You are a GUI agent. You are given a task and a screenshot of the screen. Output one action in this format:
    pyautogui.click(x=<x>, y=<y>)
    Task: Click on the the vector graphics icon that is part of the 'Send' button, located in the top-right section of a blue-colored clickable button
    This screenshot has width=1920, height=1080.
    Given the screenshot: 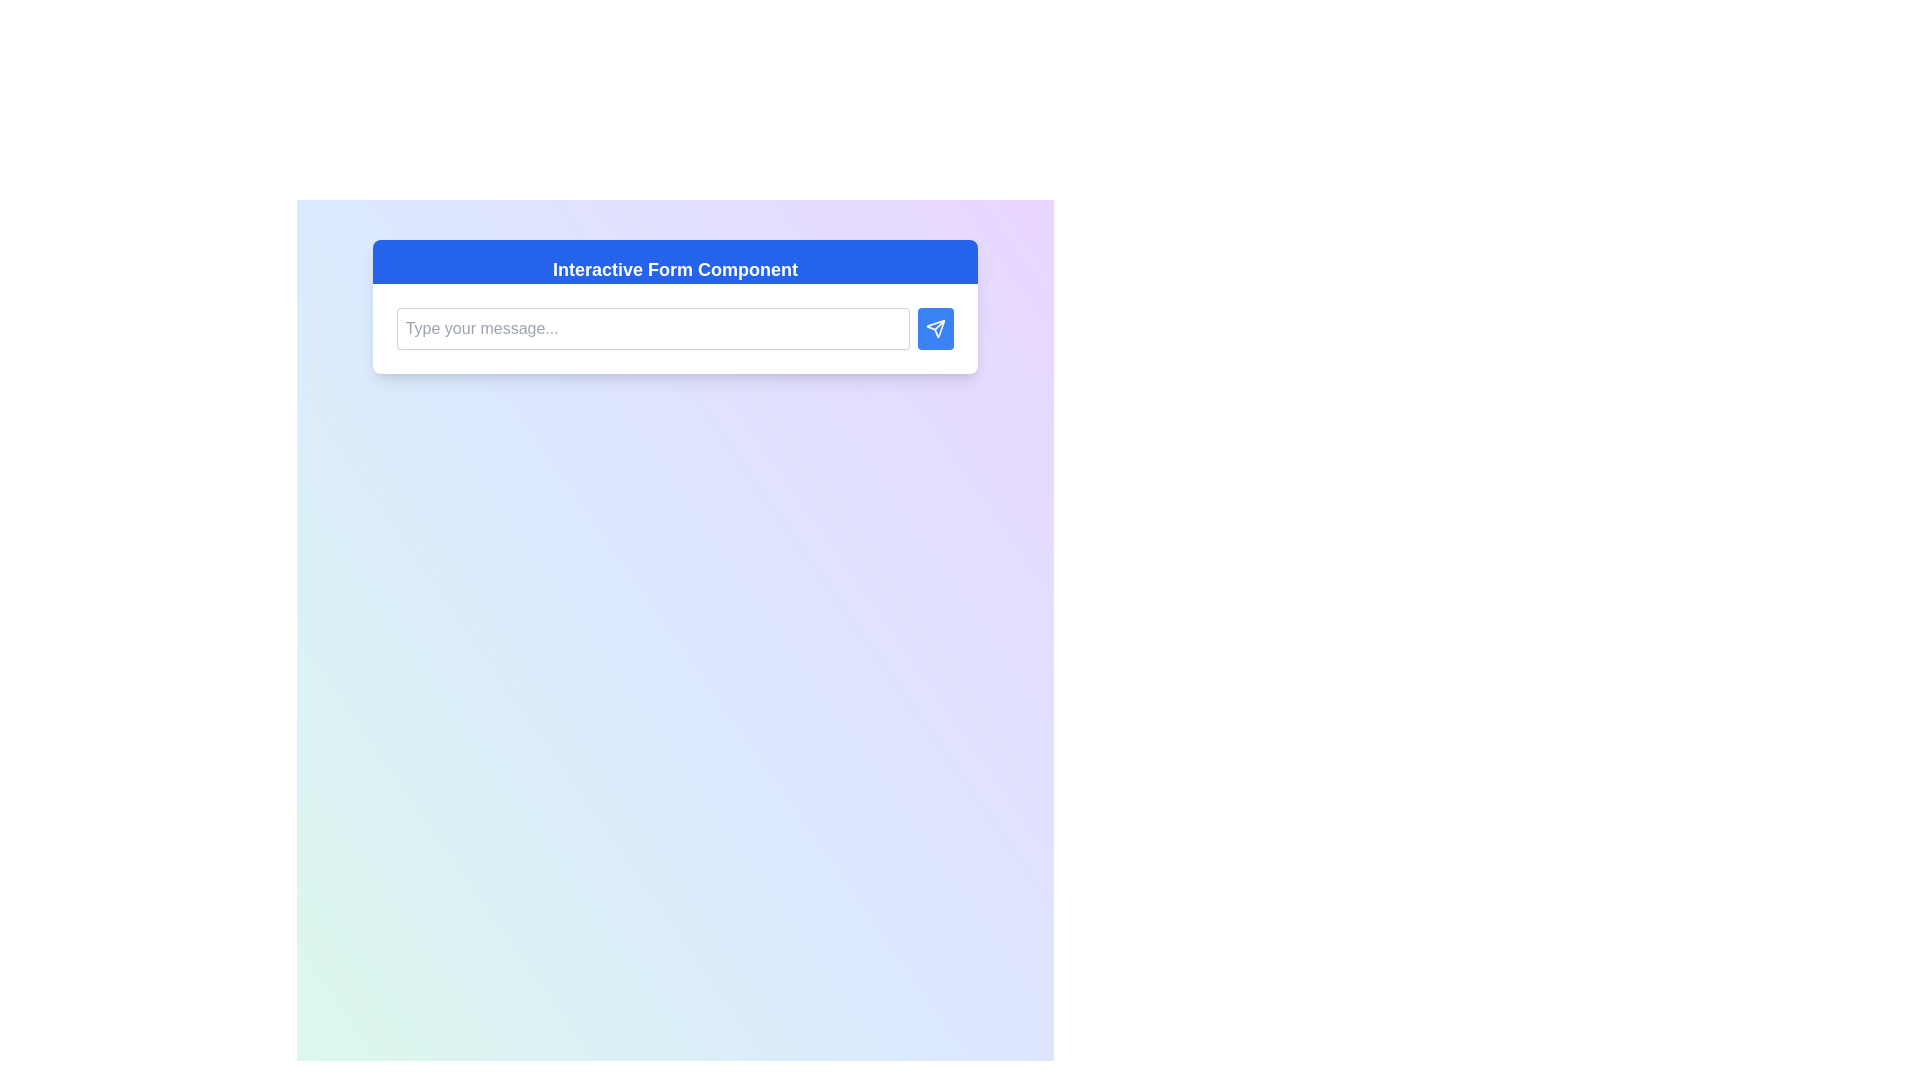 What is the action you would take?
    pyautogui.click(x=935, y=326)
    